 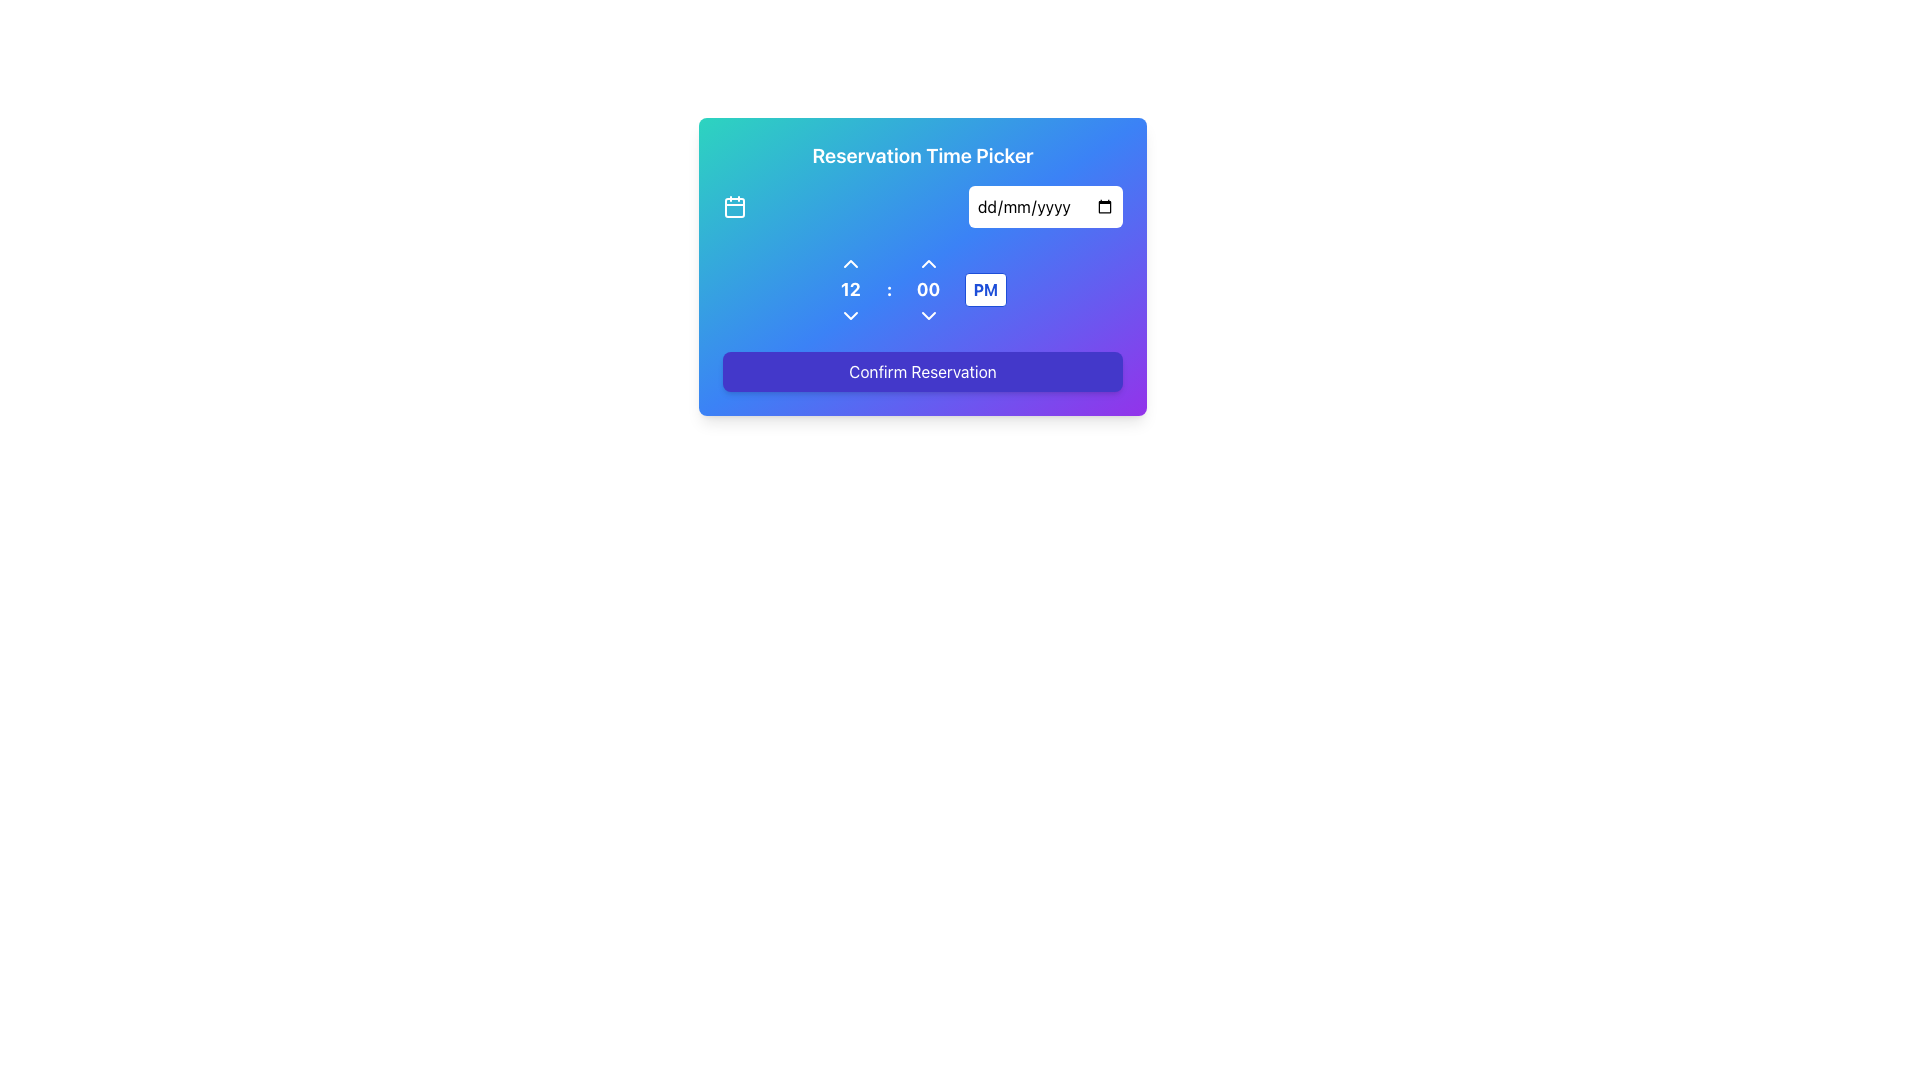 I want to click on the increment hour button located above the bold '12' text in the time picker interface, so click(x=850, y=262).